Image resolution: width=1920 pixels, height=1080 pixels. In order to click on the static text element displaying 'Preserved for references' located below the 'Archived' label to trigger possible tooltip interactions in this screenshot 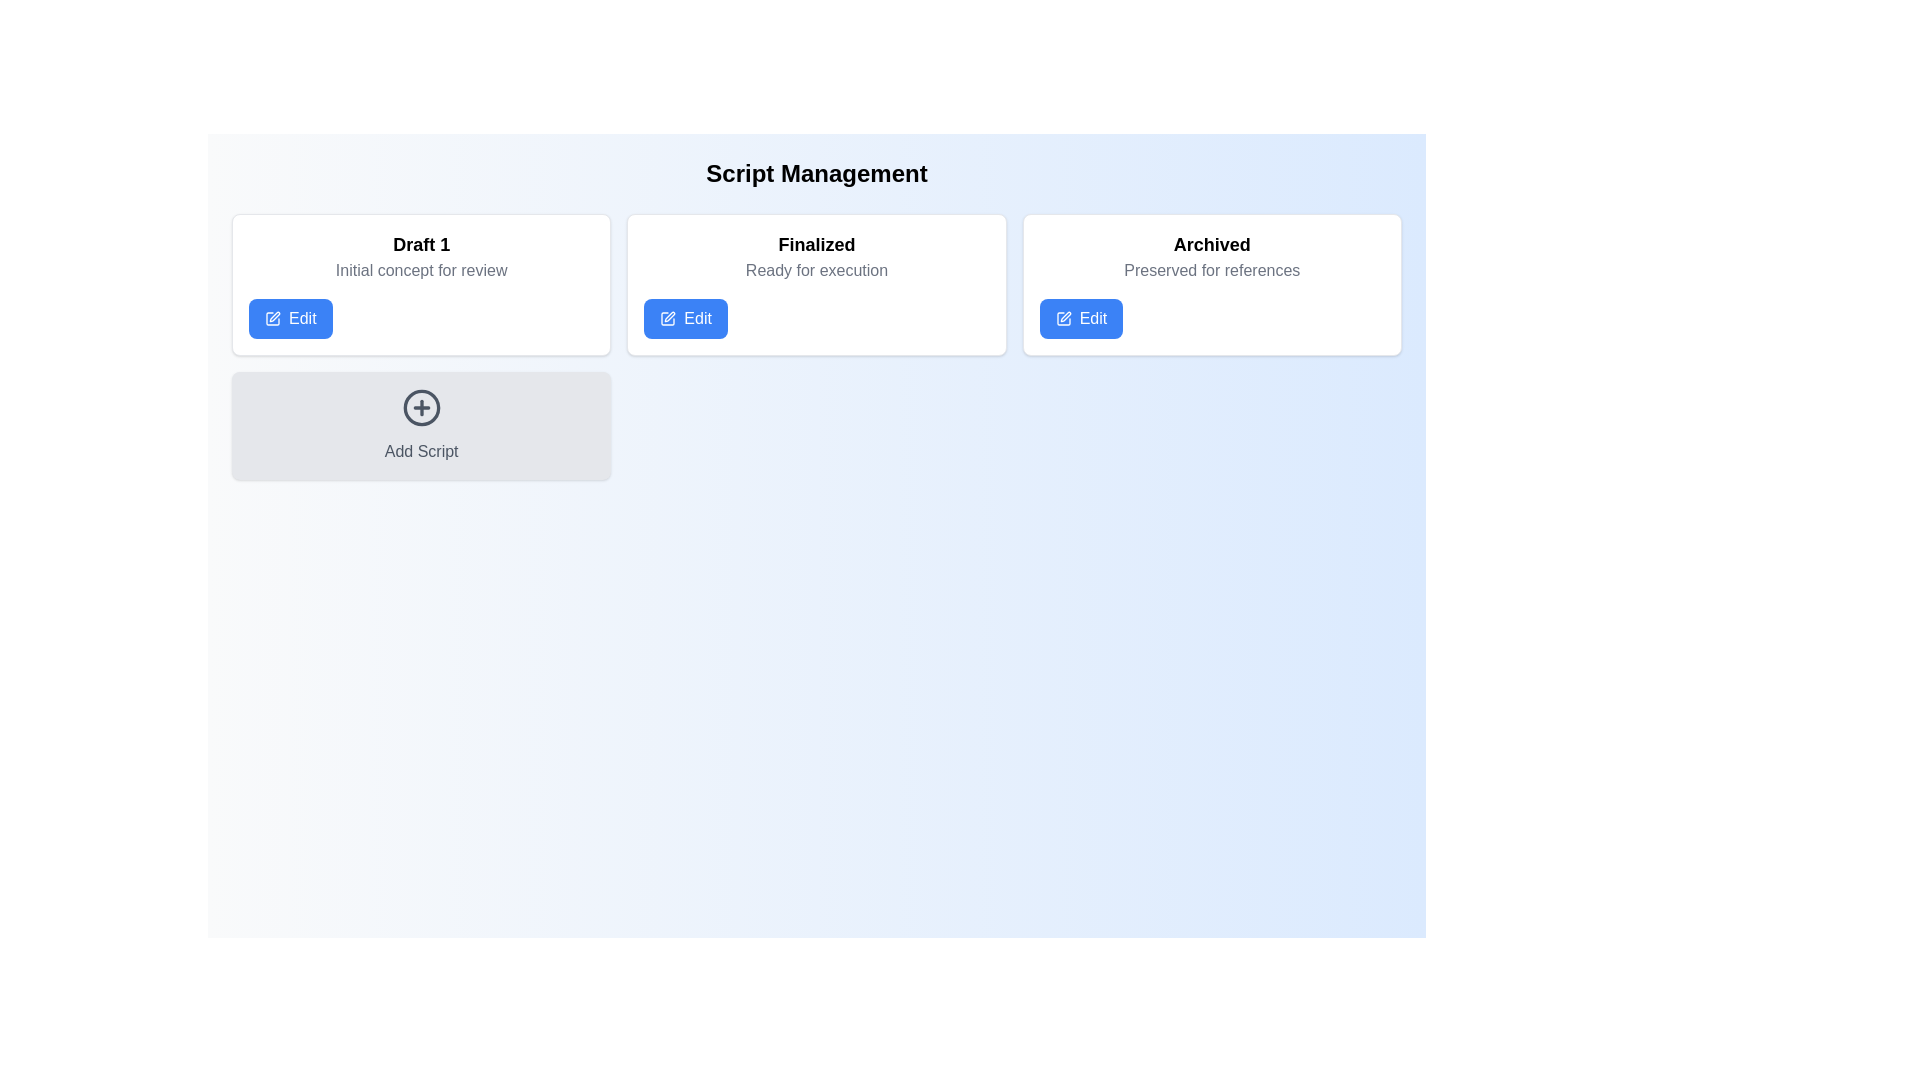, I will do `click(1211, 270)`.